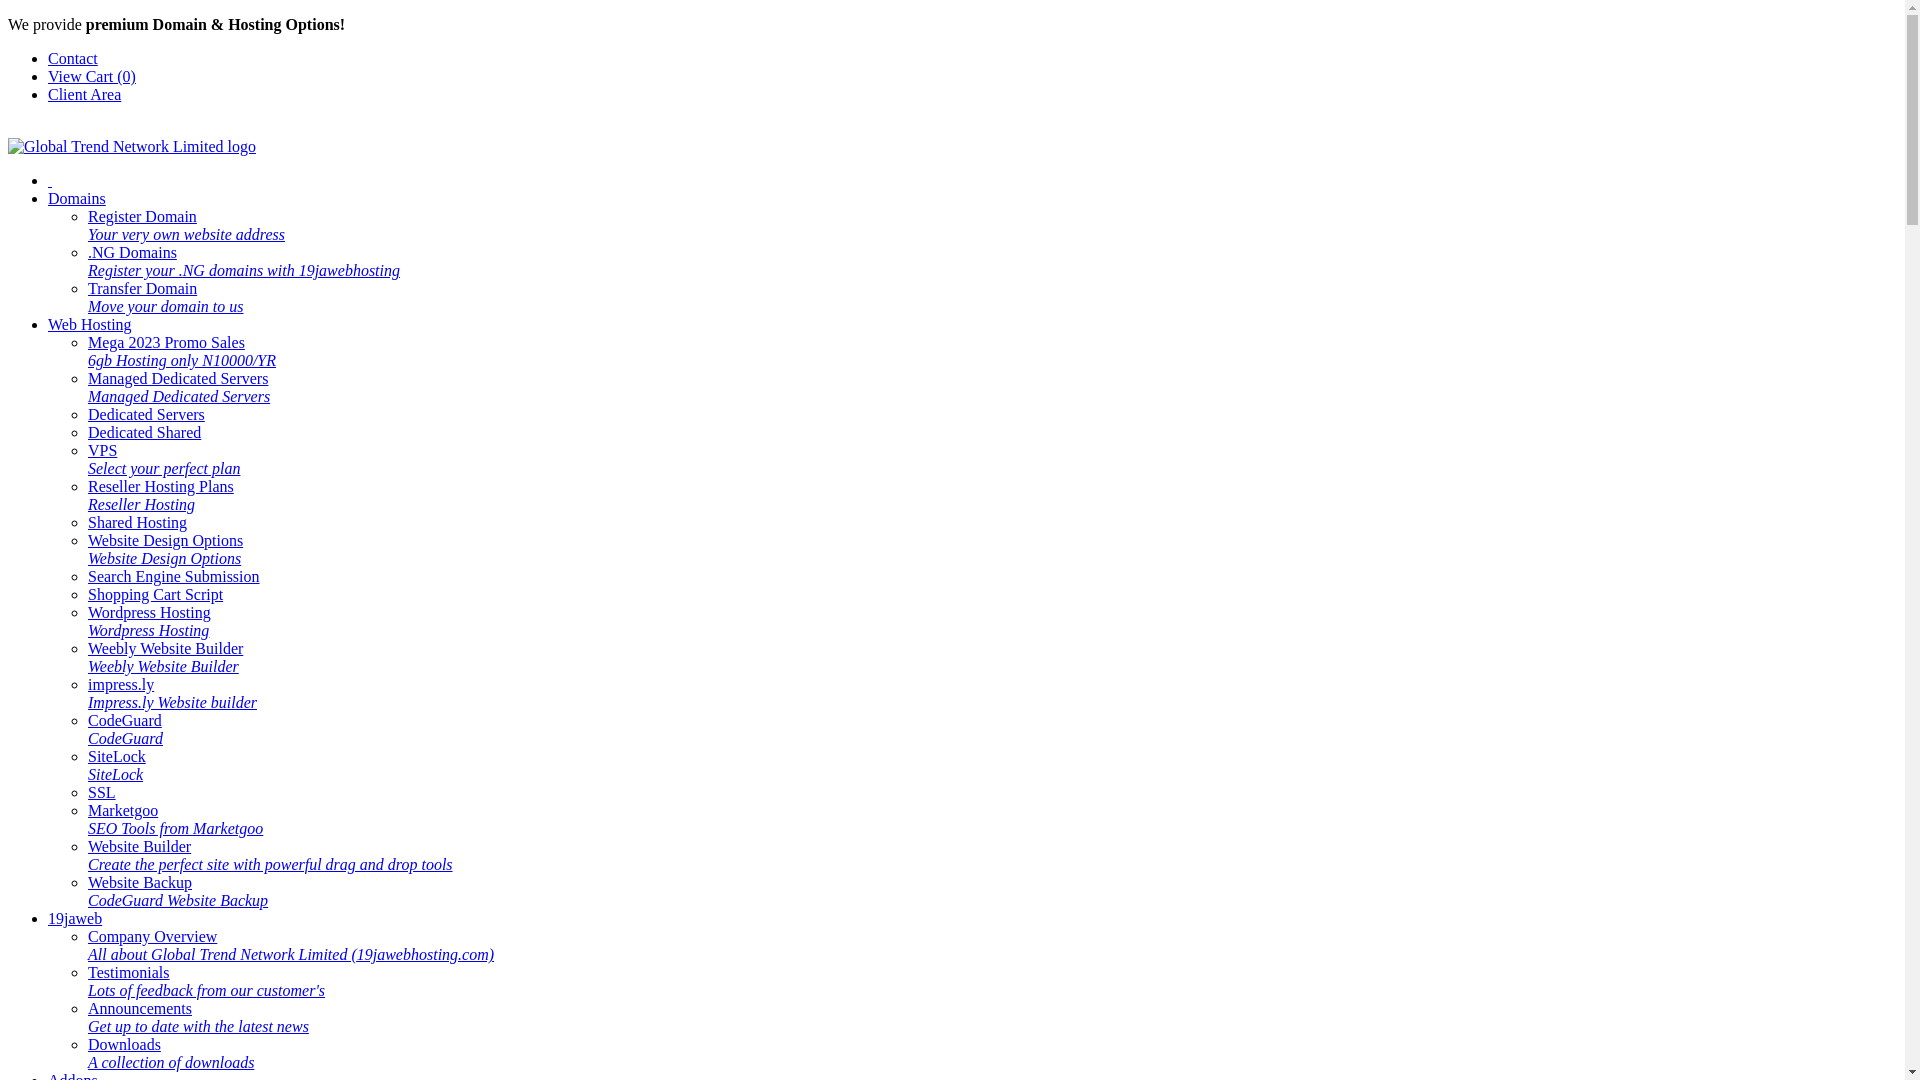 The width and height of the screenshot is (1920, 1080). Describe the element at coordinates (86, 225) in the screenshot. I see `'Register Domain` at that location.